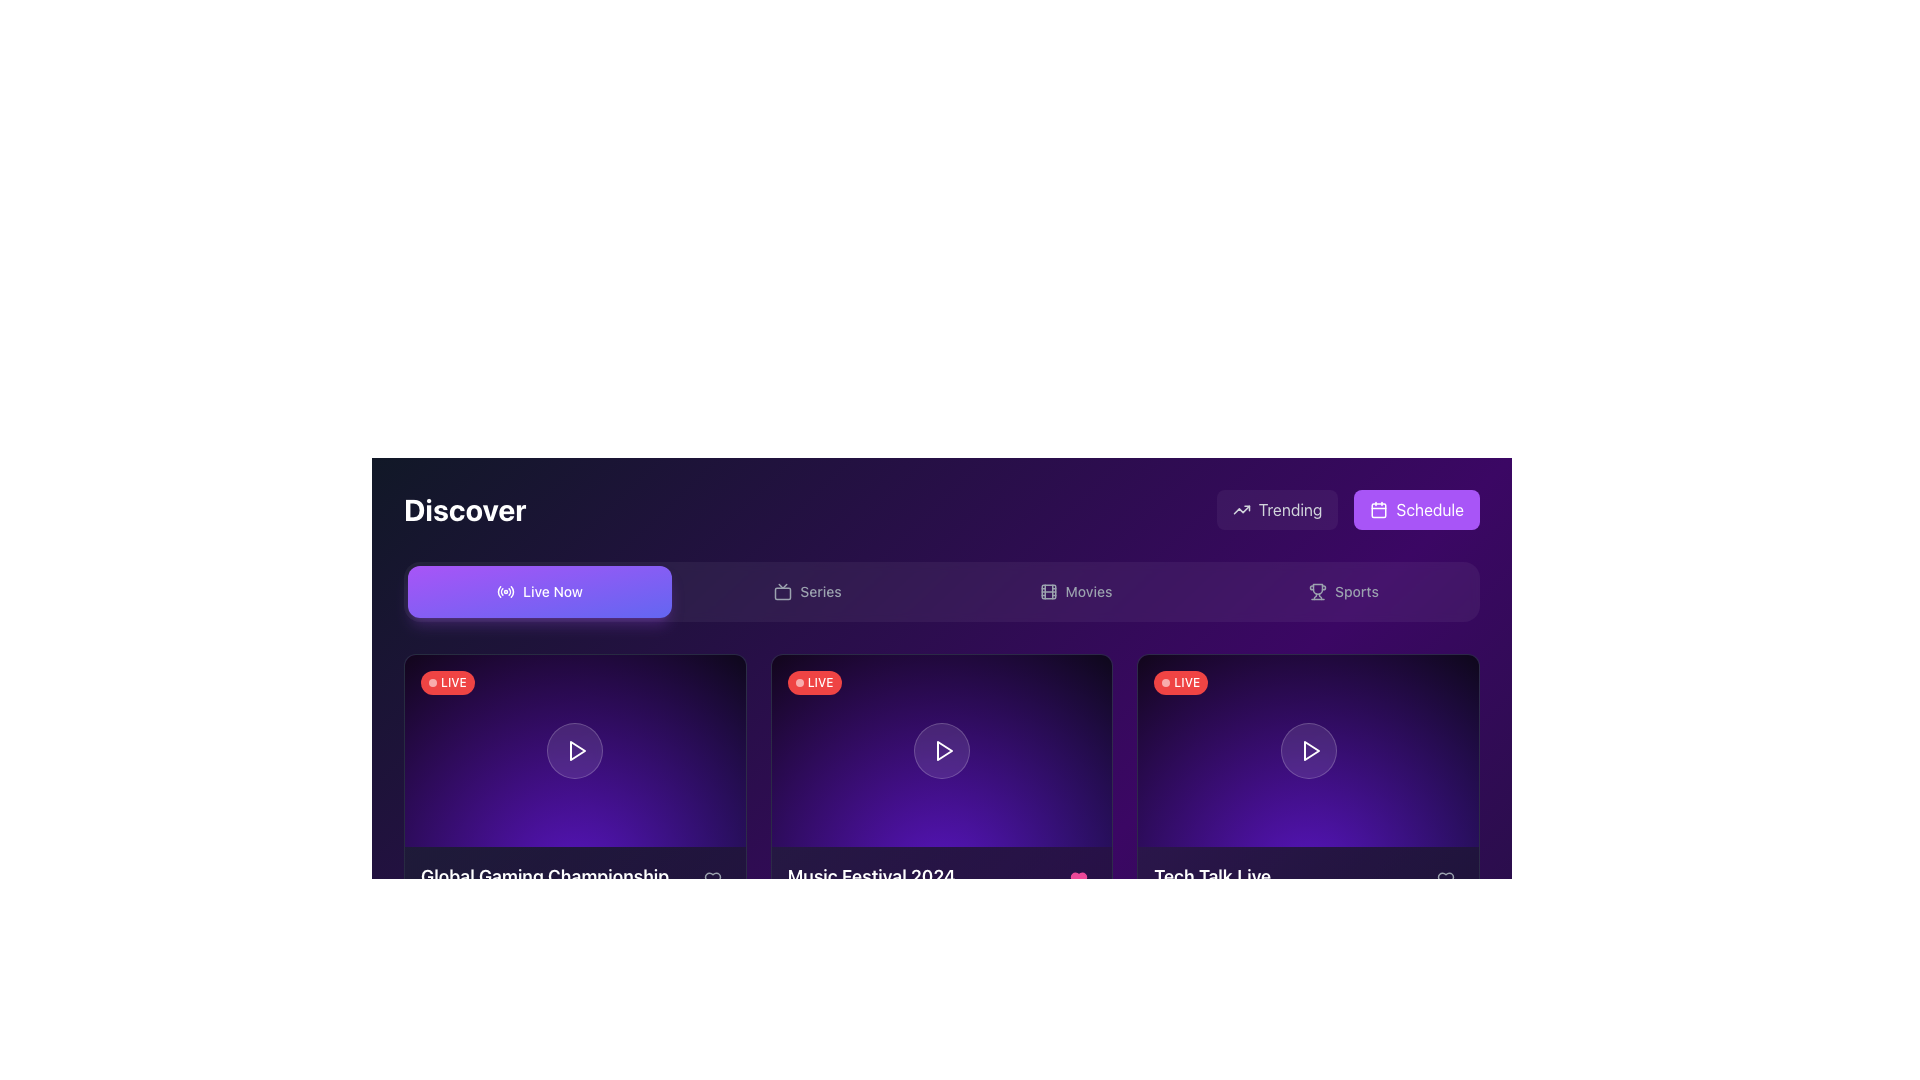  I want to click on the interactive heart icon button located in the bottom-right corner of the 'Tech Talk Live' card, so click(1445, 878).